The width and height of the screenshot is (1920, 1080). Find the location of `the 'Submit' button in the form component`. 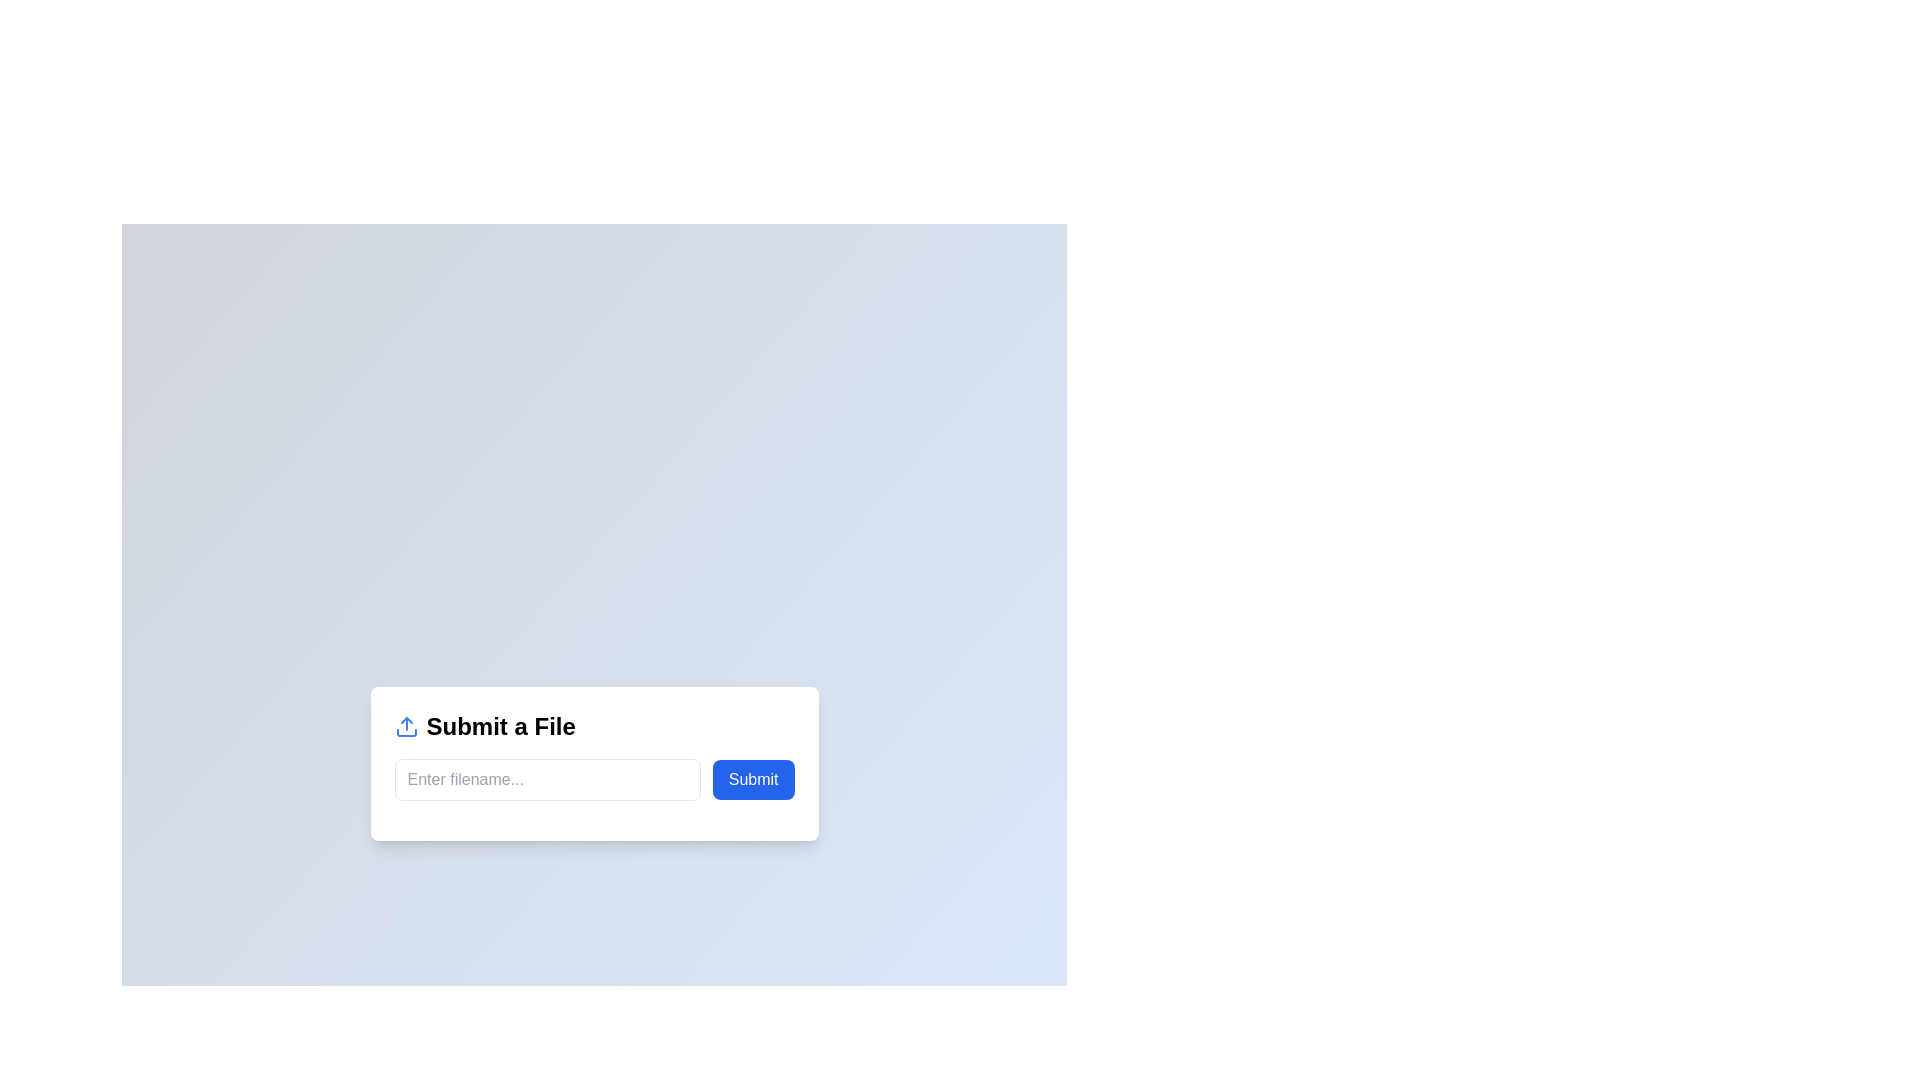

the 'Submit' button in the form component is located at coordinates (593, 778).